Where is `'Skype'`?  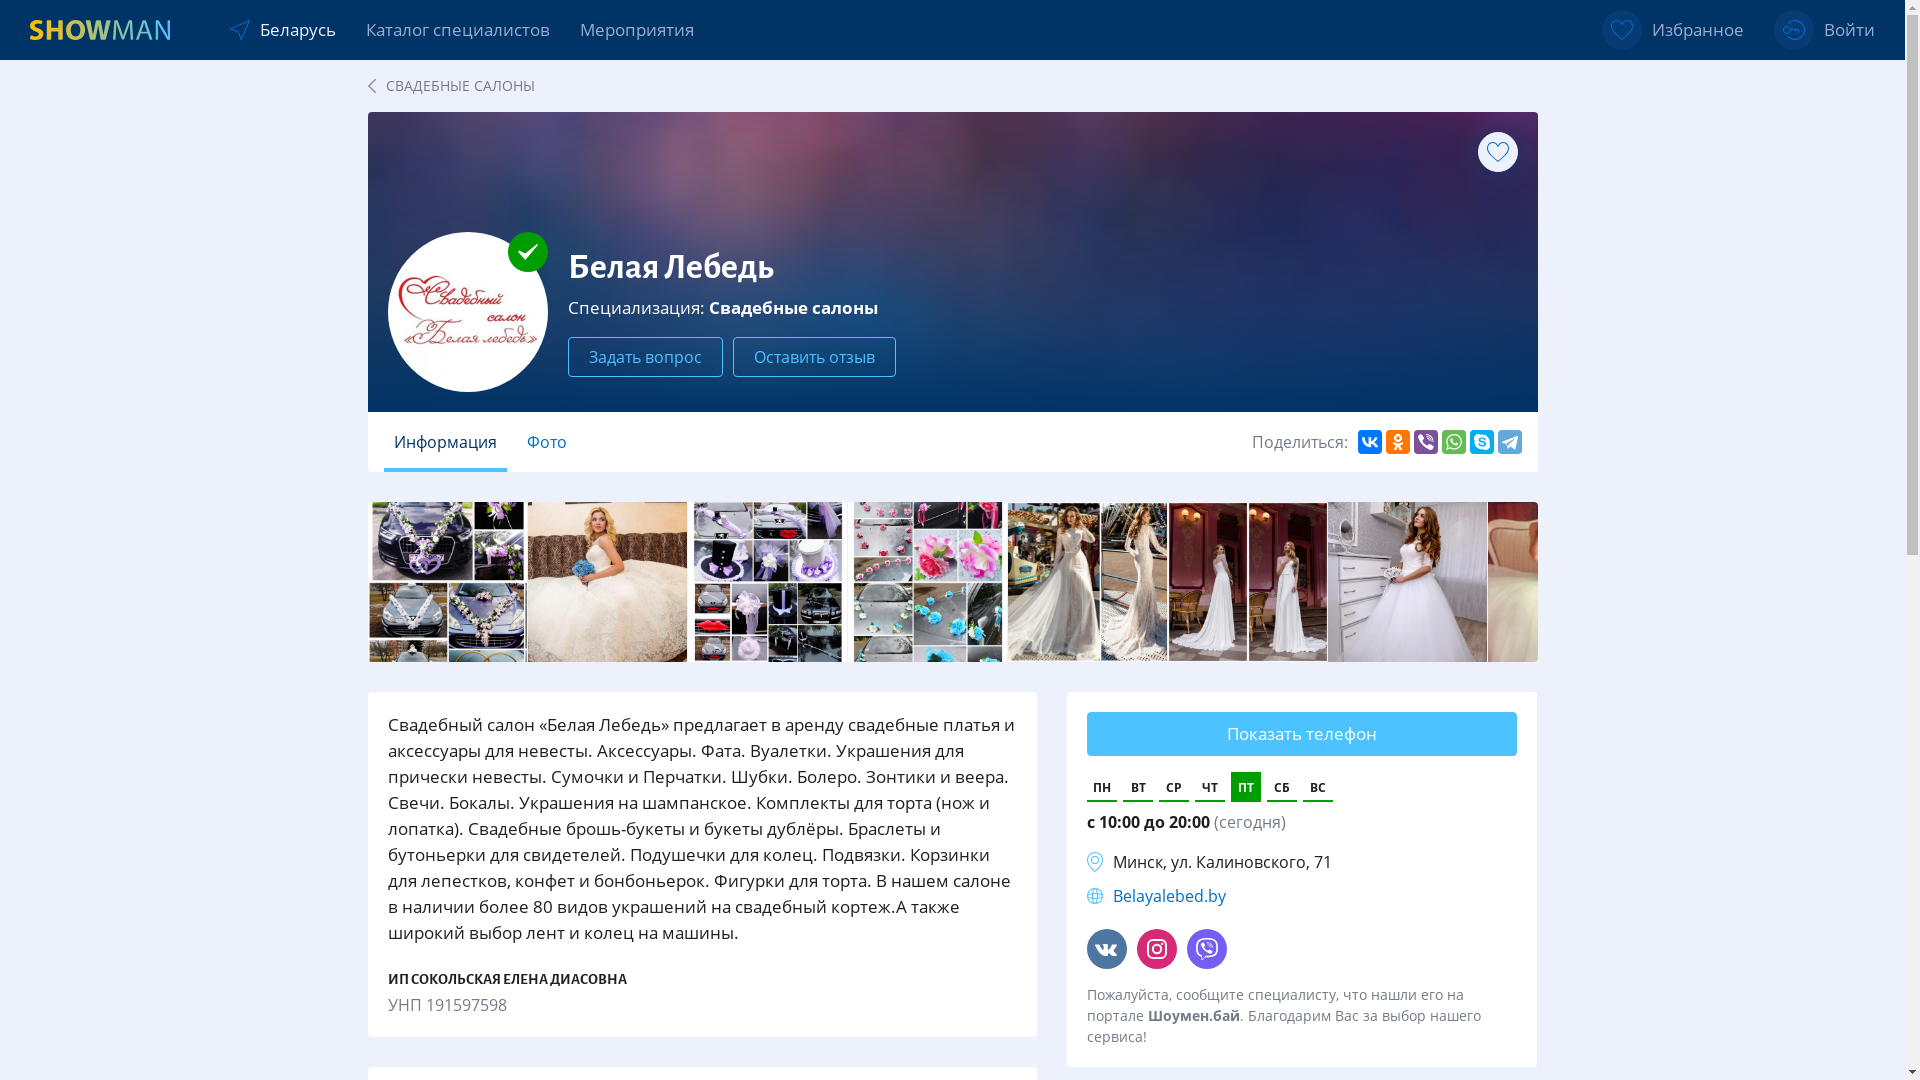 'Skype' is located at coordinates (1482, 441).